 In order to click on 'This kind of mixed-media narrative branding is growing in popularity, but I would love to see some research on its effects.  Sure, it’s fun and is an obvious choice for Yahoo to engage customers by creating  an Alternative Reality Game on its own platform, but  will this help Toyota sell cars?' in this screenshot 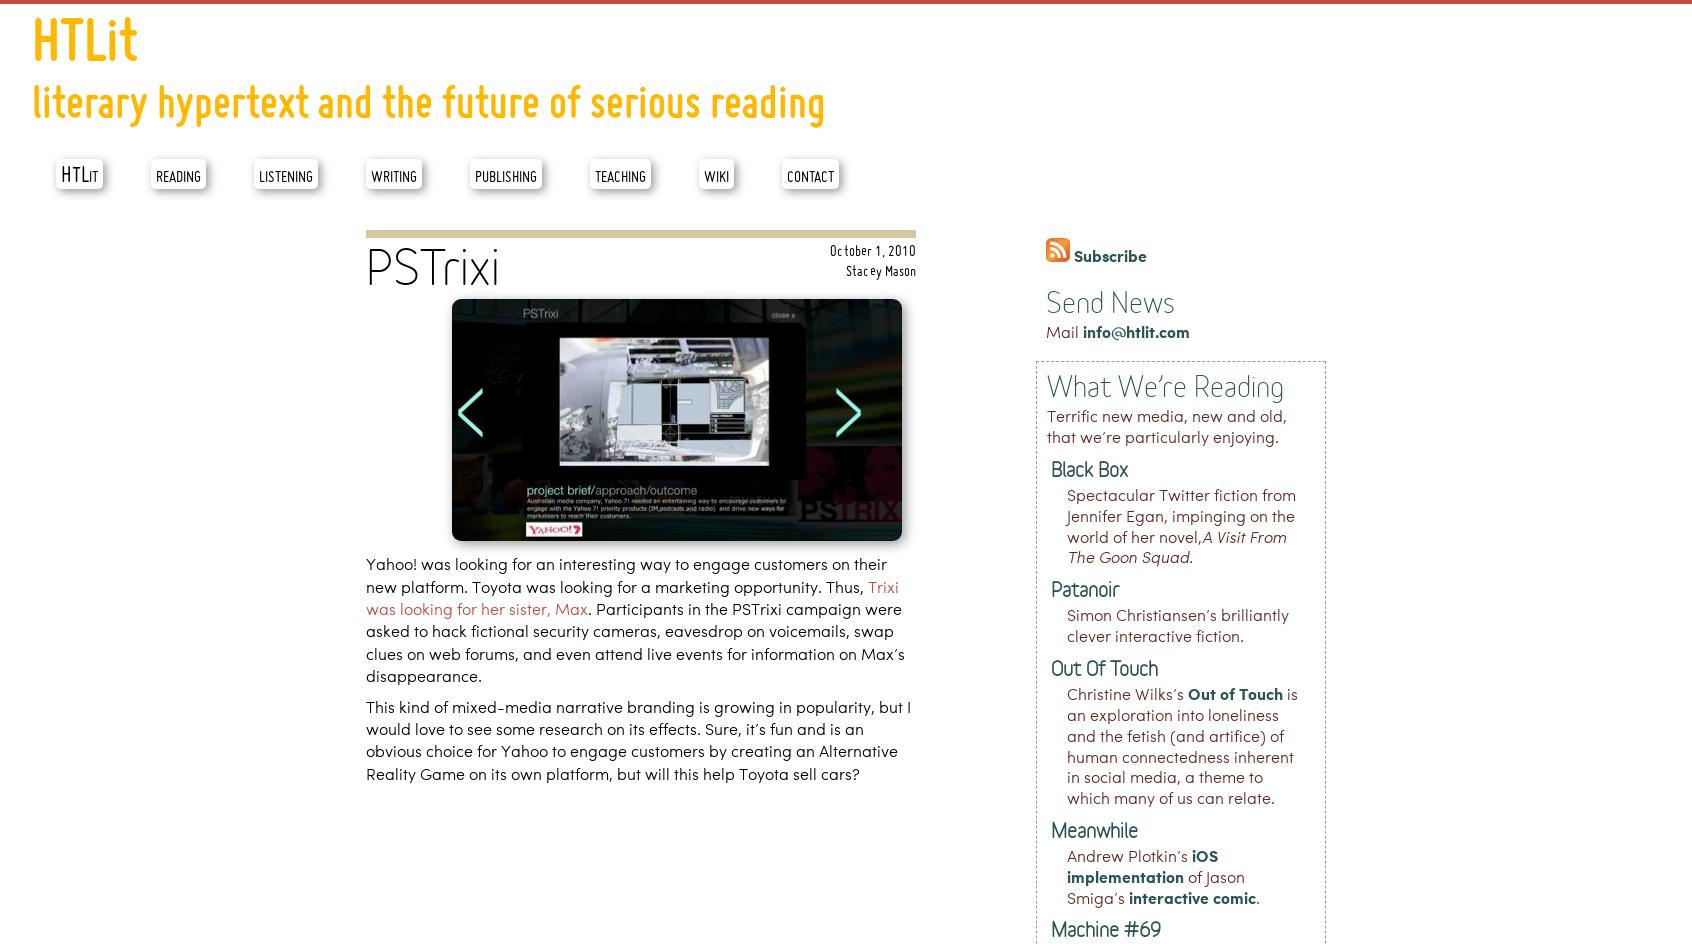, I will do `click(365, 741)`.